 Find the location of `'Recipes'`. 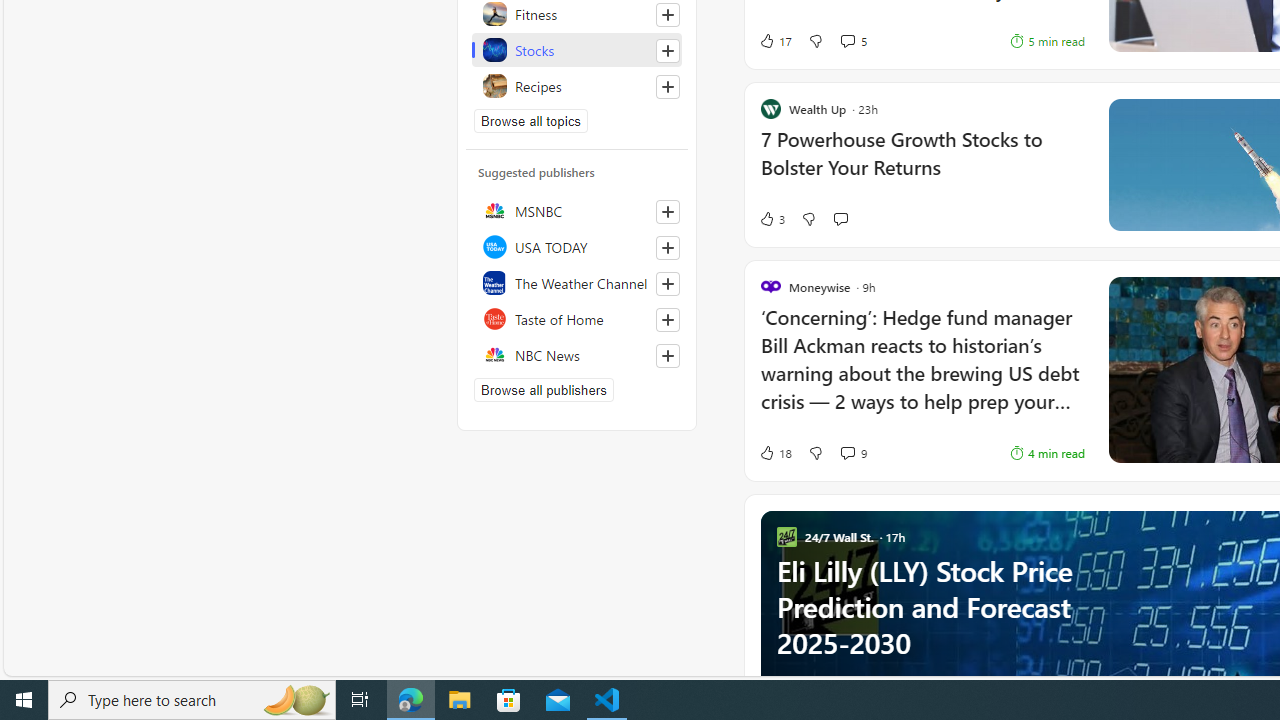

'Recipes' is located at coordinates (576, 85).